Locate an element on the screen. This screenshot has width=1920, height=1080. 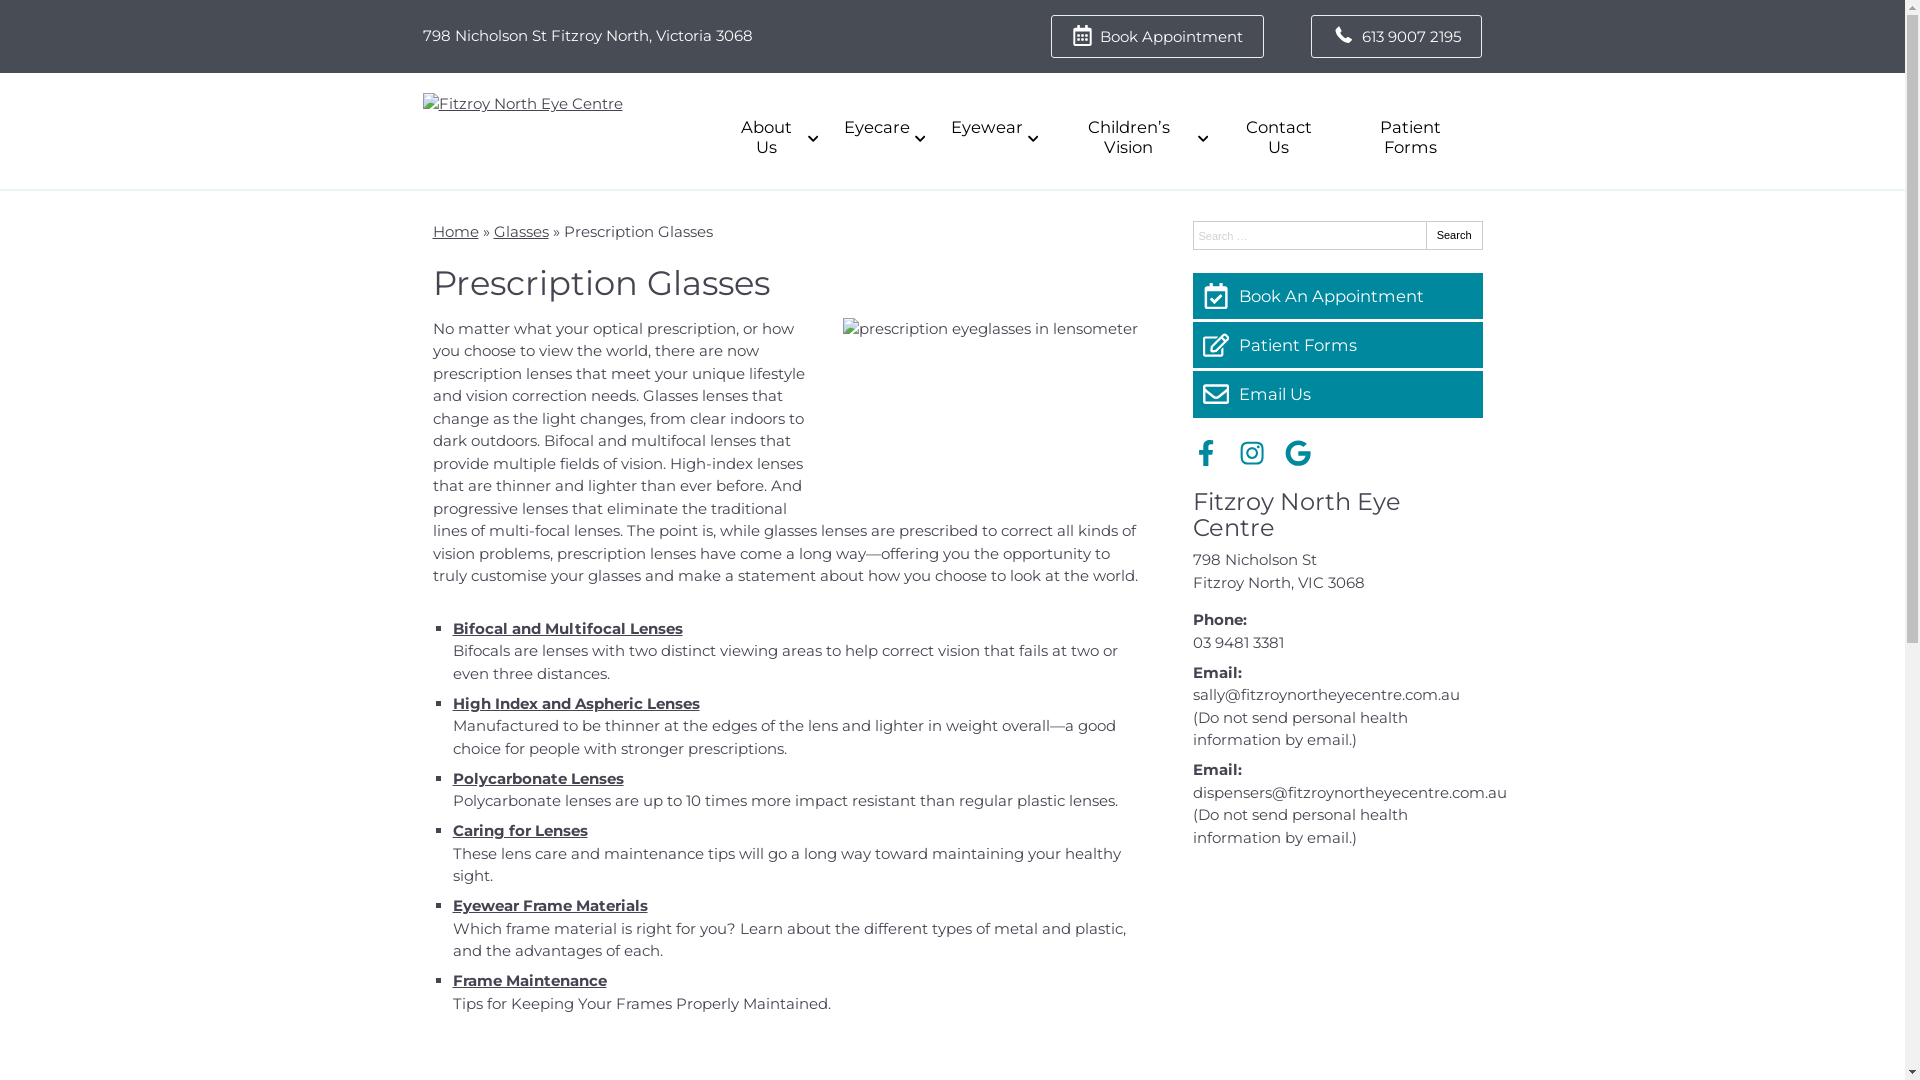
'Polycarbonate Lenses' is located at coordinates (537, 777).